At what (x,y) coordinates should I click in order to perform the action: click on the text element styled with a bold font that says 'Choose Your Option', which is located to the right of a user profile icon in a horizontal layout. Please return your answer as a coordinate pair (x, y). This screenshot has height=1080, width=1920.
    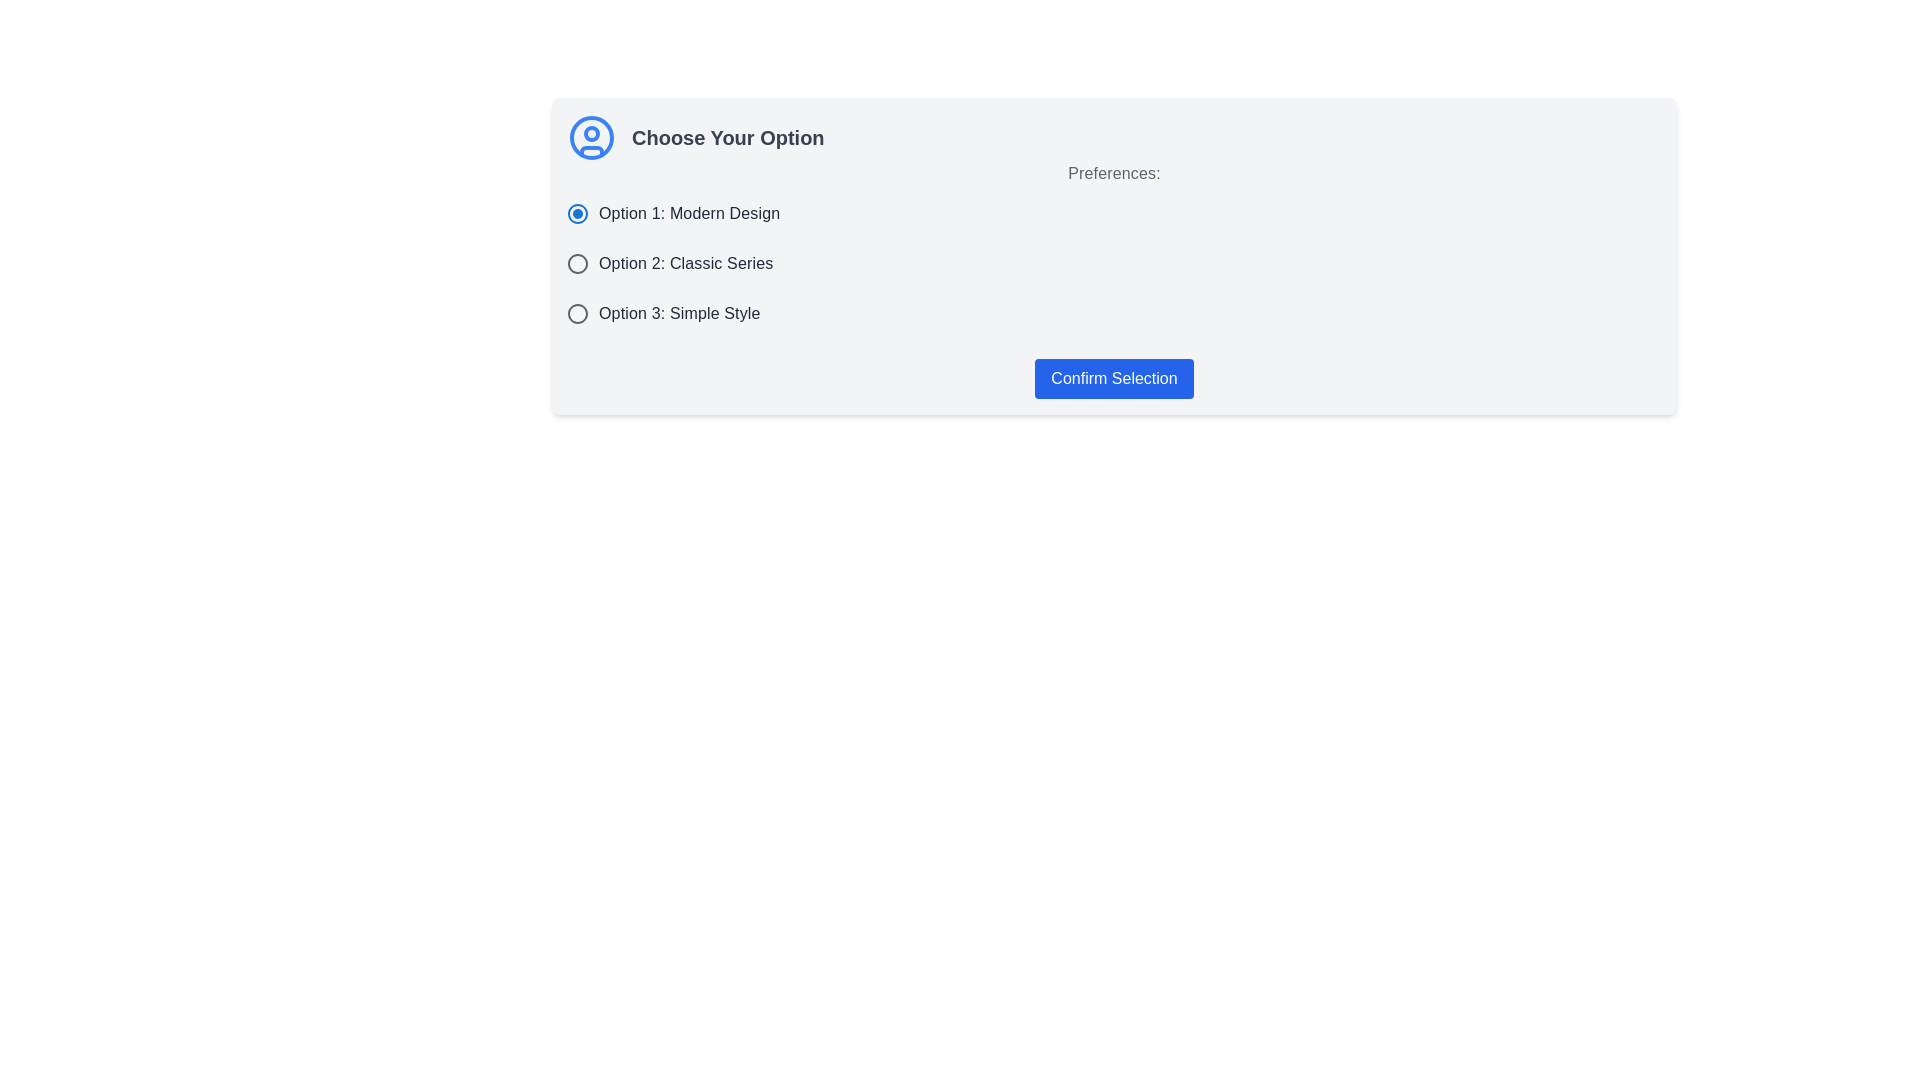
    Looking at the image, I should click on (727, 137).